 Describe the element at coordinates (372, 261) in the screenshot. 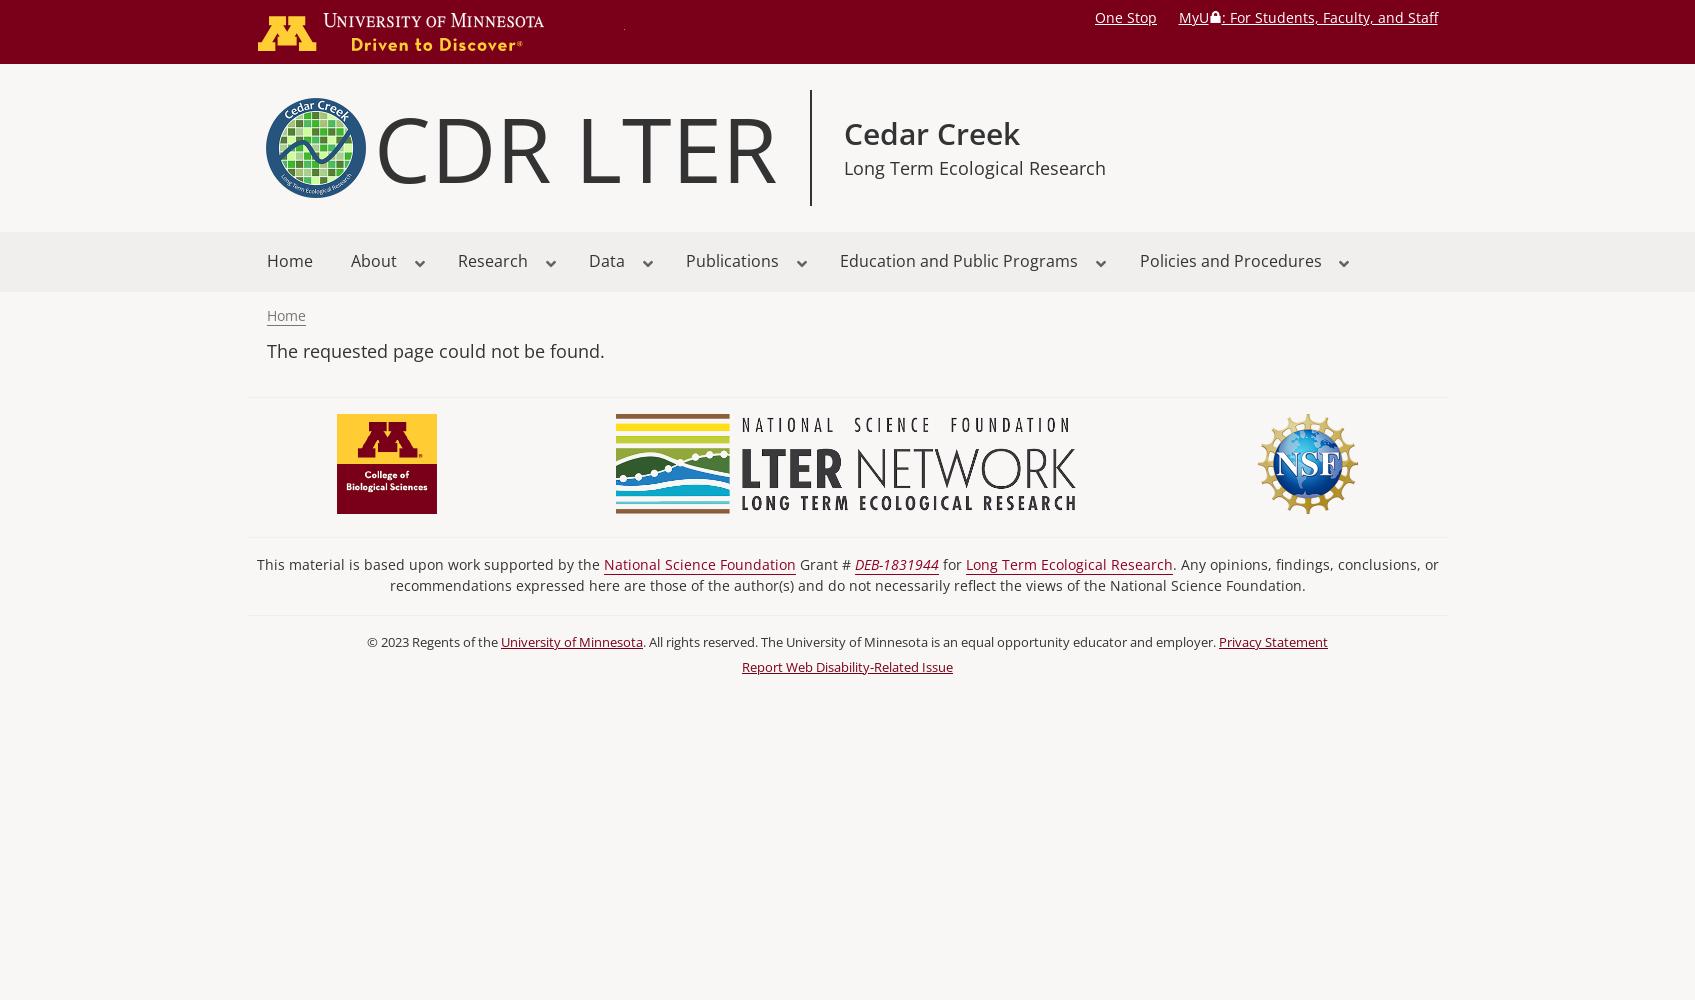

I see `'About'` at that location.